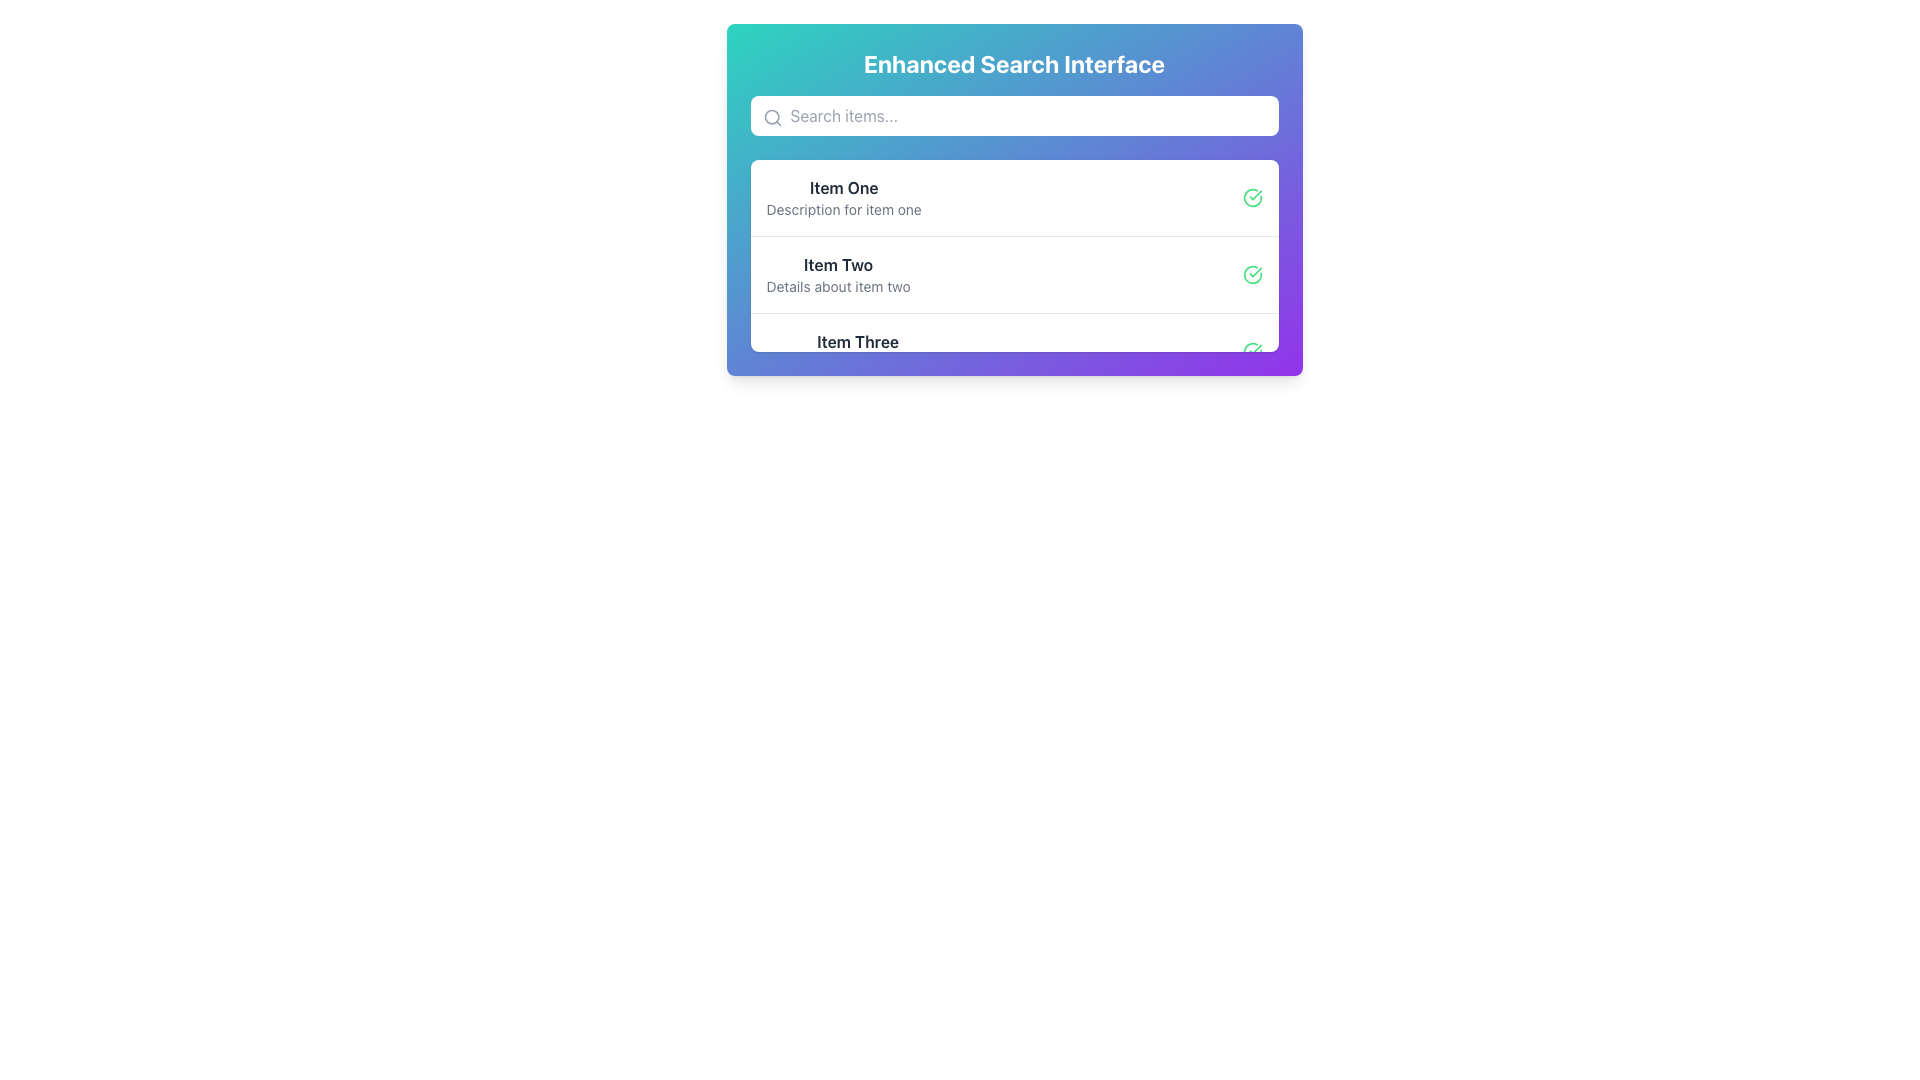 Image resolution: width=1920 pixels, height=1080 pixels. Describe the element at coordinates (1014, 63) in the screenshot. I see `the text header labeled 'Enhanced Search Interface' which is styled in bold white font against a teal-to-purple gradient background` at that location.